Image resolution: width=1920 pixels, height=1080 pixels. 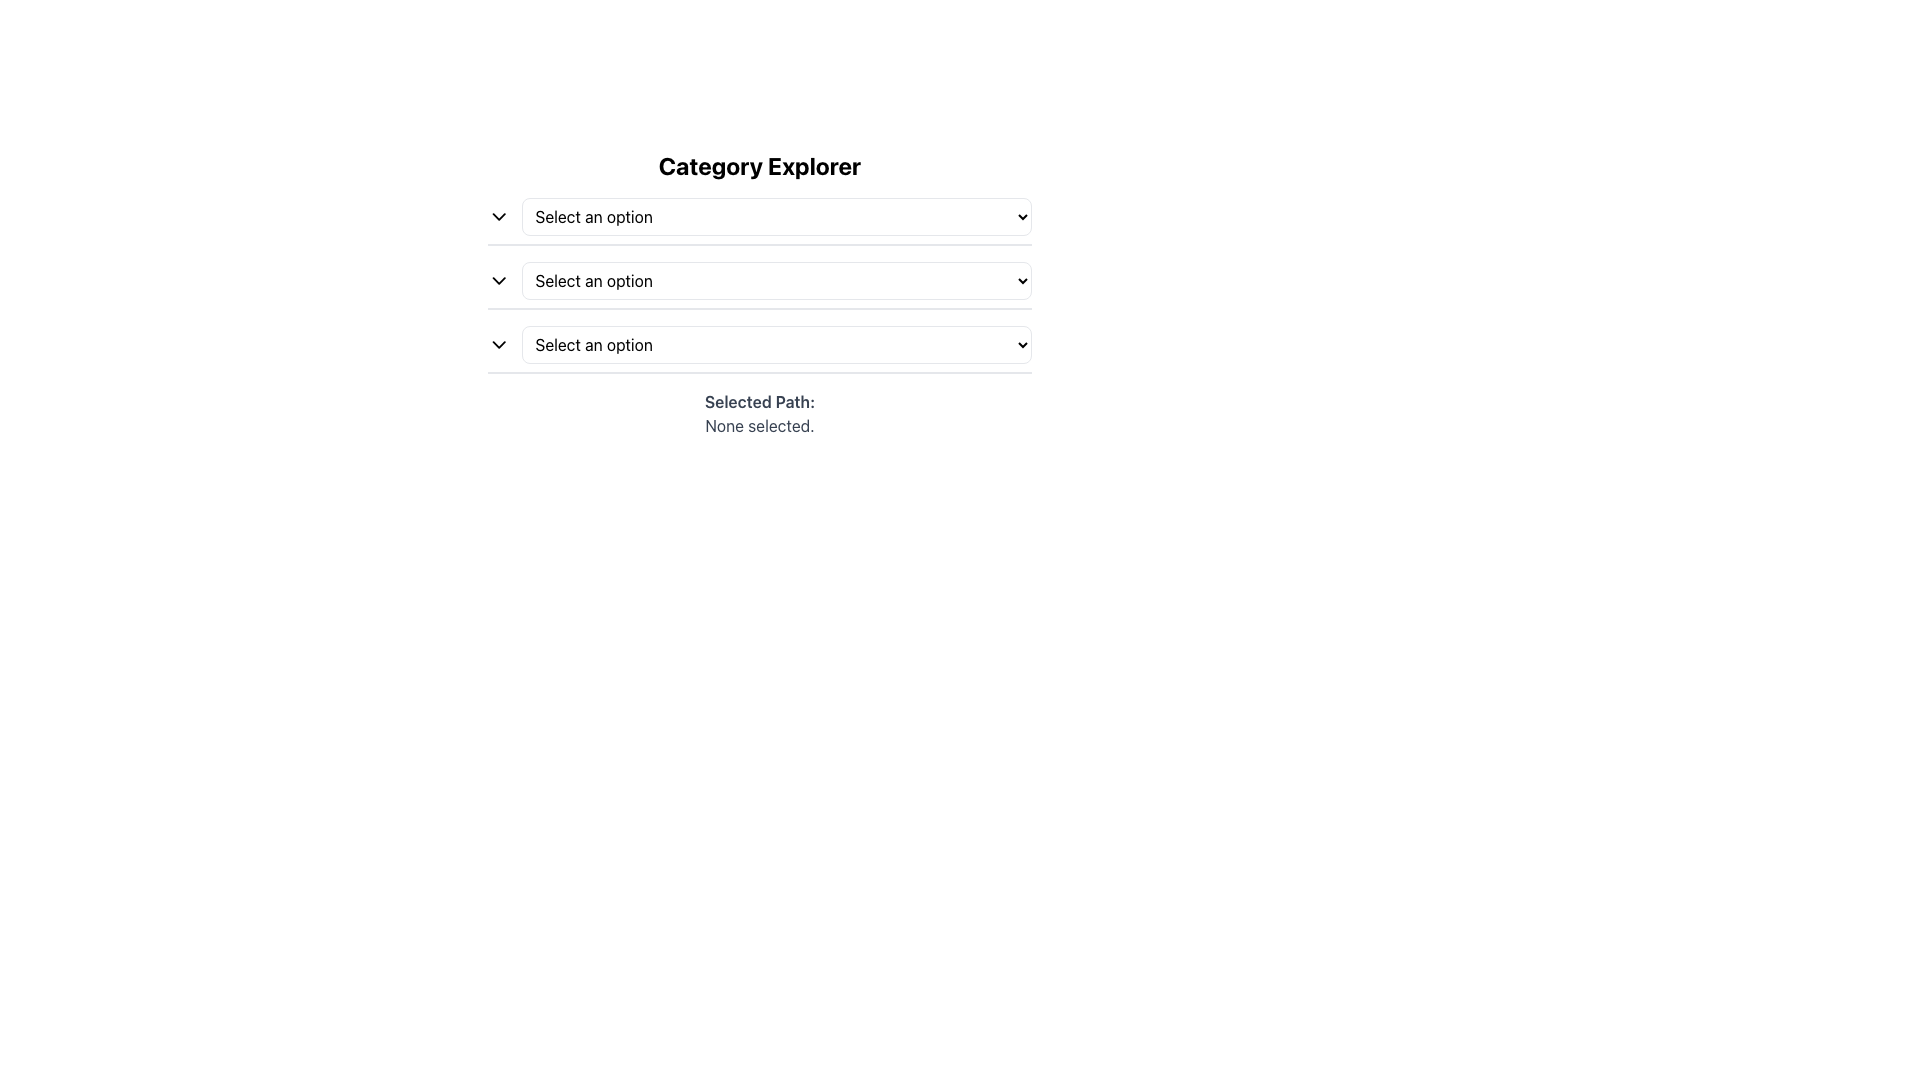 What do you see at coordinates (499, 343) in the screenshot?
I see `the black downward-pointing chevron arrow icon` at bounding box center [499, 343].